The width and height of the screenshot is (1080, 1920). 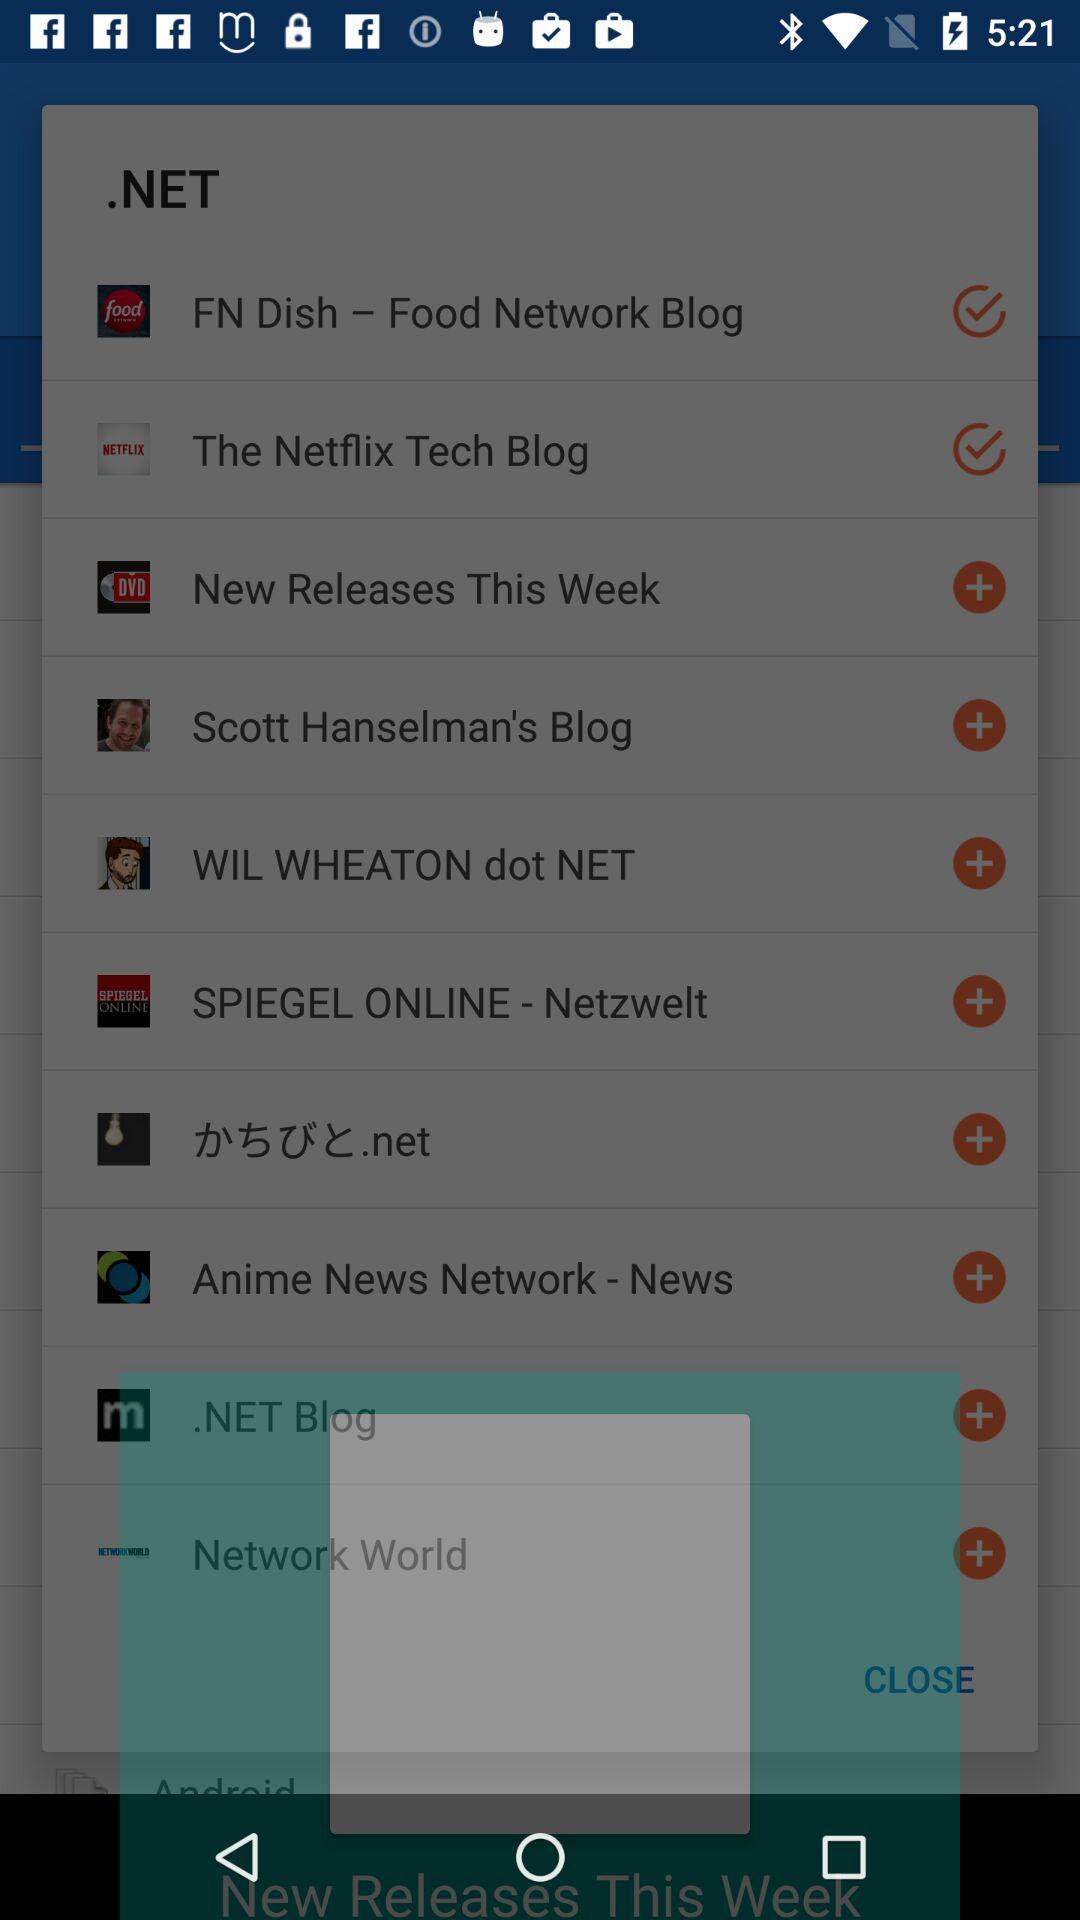 What do you see at coordinates (563, 724) in the screenshot?
I see `the scott hanselman s icon` at bounding box center [563, 724].